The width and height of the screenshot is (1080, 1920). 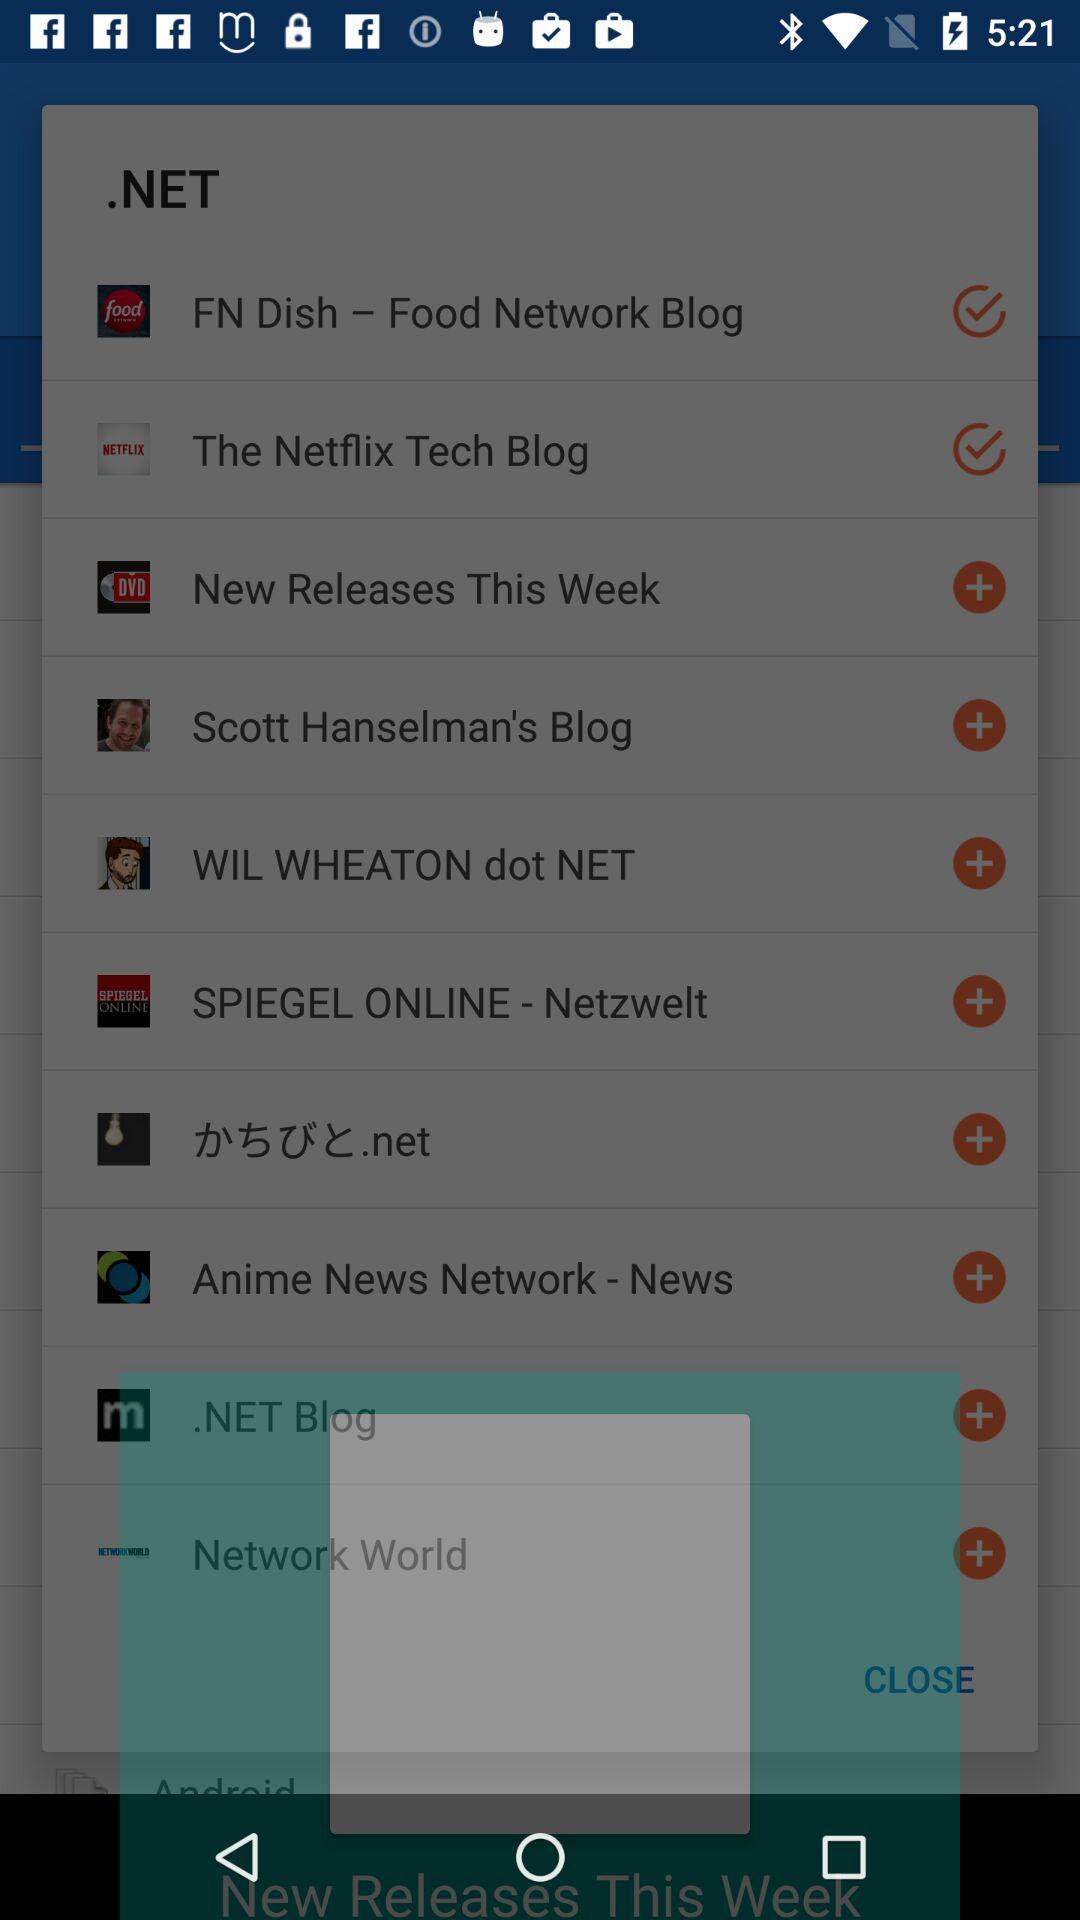 What do you see at coordinates (563, 724) in the screenshot?
I see `the scott hanselman s icon` at bounding box center [563, 724].